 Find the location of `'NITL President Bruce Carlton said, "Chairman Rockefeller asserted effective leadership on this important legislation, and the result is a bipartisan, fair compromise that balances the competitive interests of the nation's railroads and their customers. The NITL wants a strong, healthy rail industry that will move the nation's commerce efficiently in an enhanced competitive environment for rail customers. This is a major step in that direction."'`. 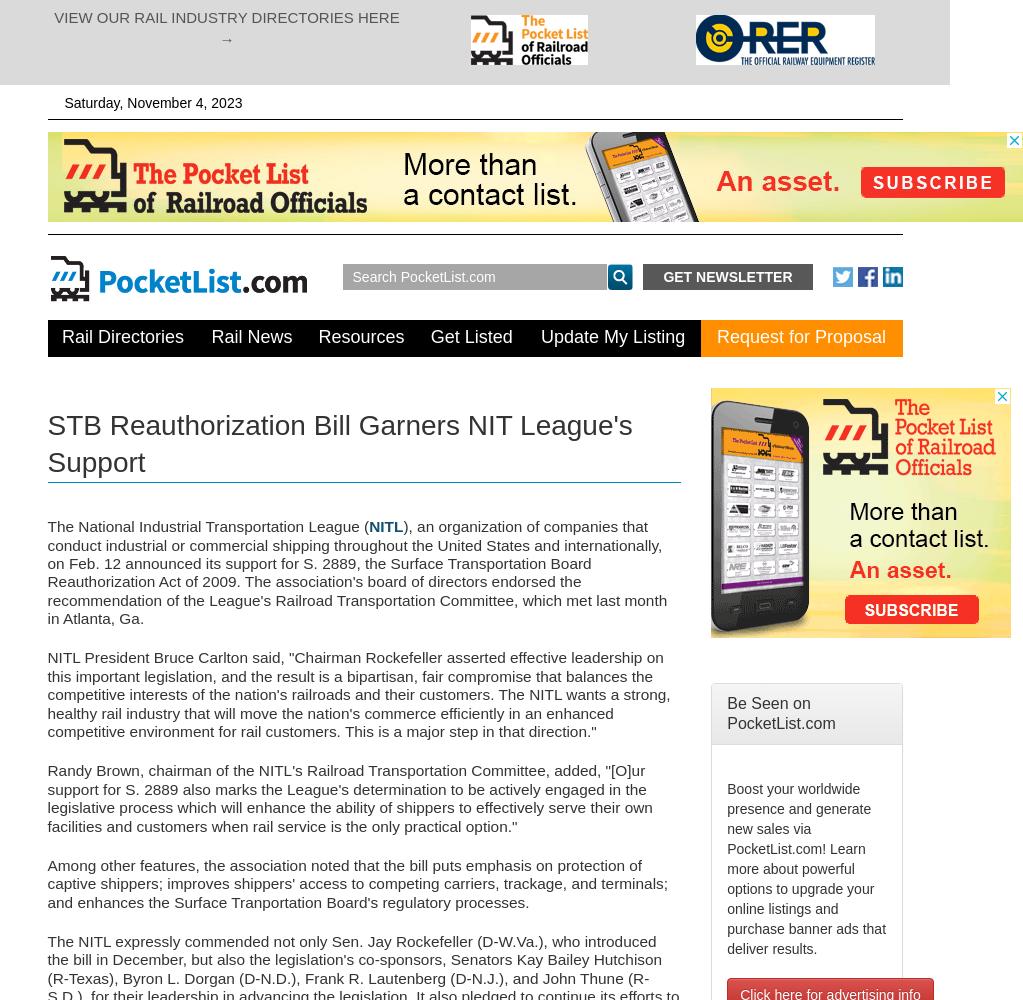

'NITL President Bruce Carlton said, "Chairman Rockefeller asserted effective leadership on this important legislation, and the result is a bipartisan, fair compromise that balances the competitive interests of the nation's railroads and their customers. The NITL wants a strong, healthy rail industry that will move the nation's commerce efficiently in an enhanced competitive environment for rail customers. This is a major step in that direction."' is located at coordinates (45, 693).